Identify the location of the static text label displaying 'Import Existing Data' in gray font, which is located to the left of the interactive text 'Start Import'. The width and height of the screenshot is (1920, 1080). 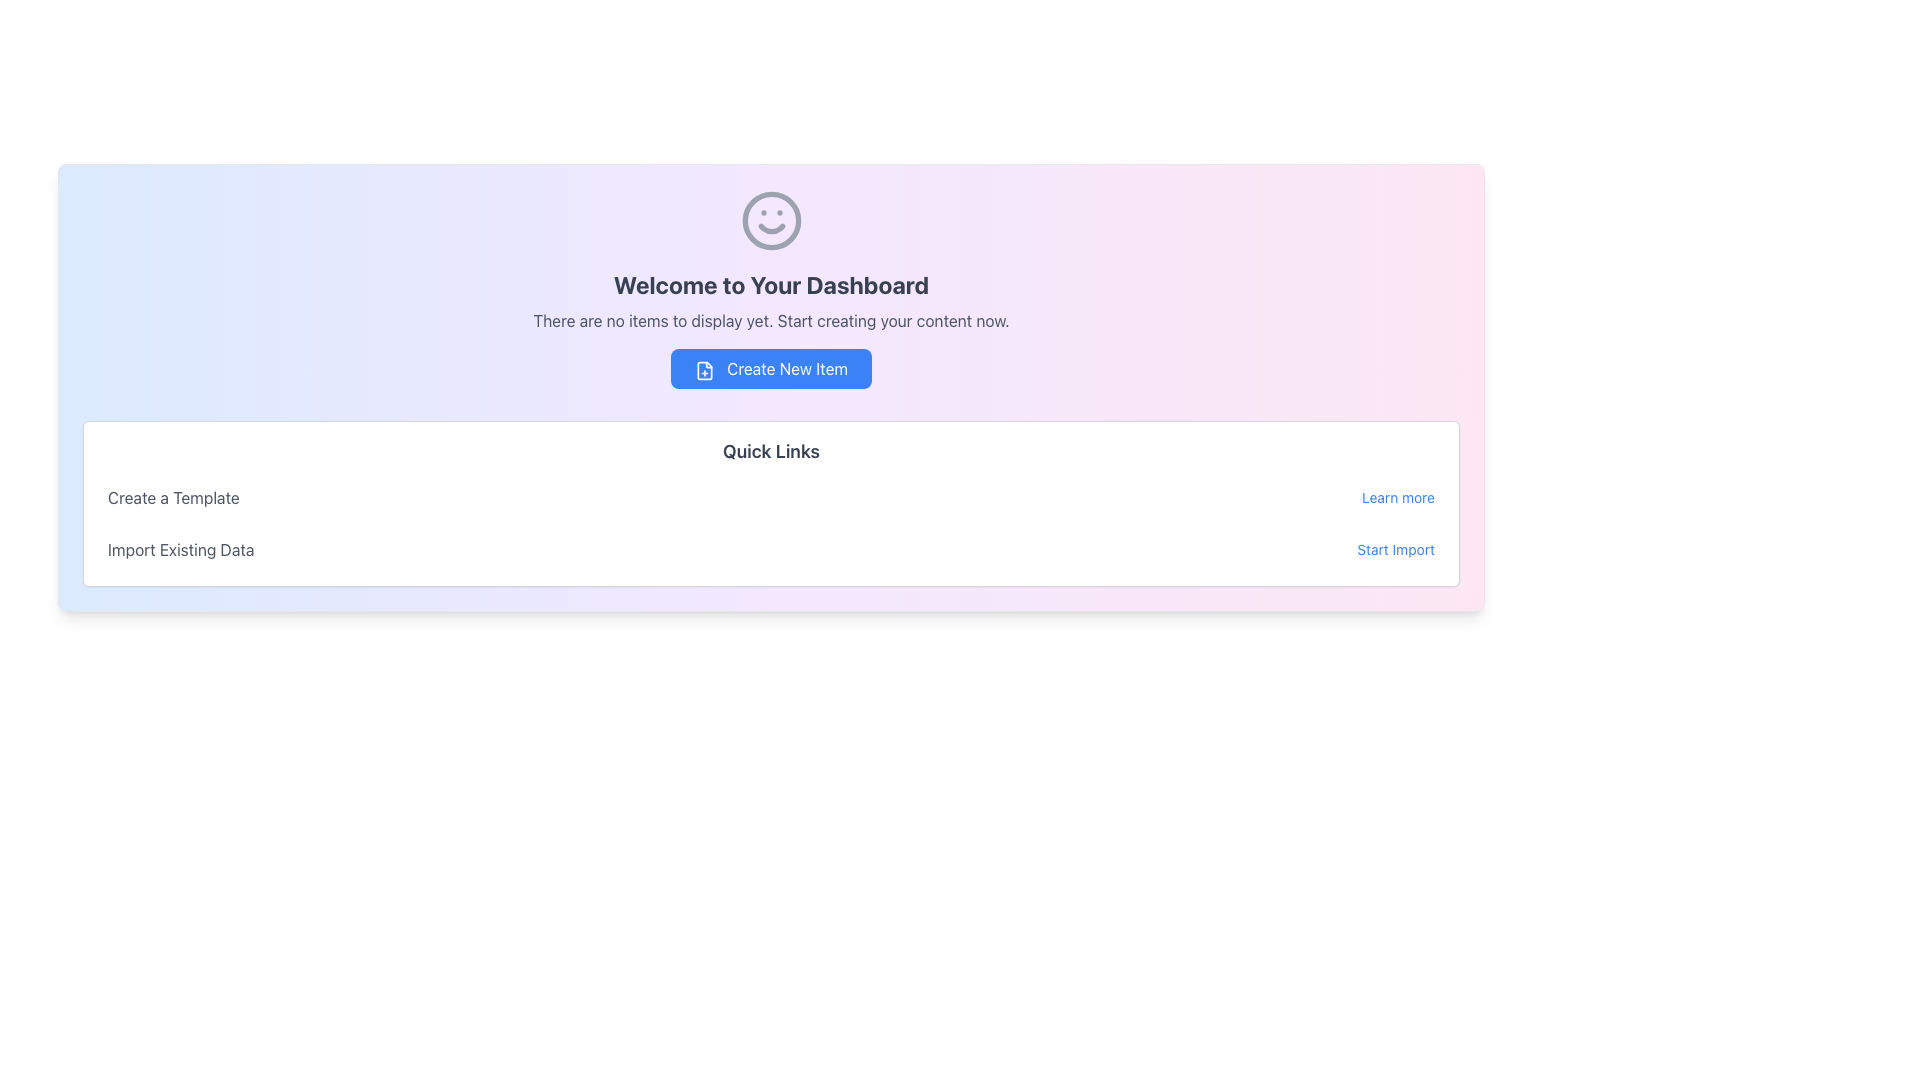
(181, 550).